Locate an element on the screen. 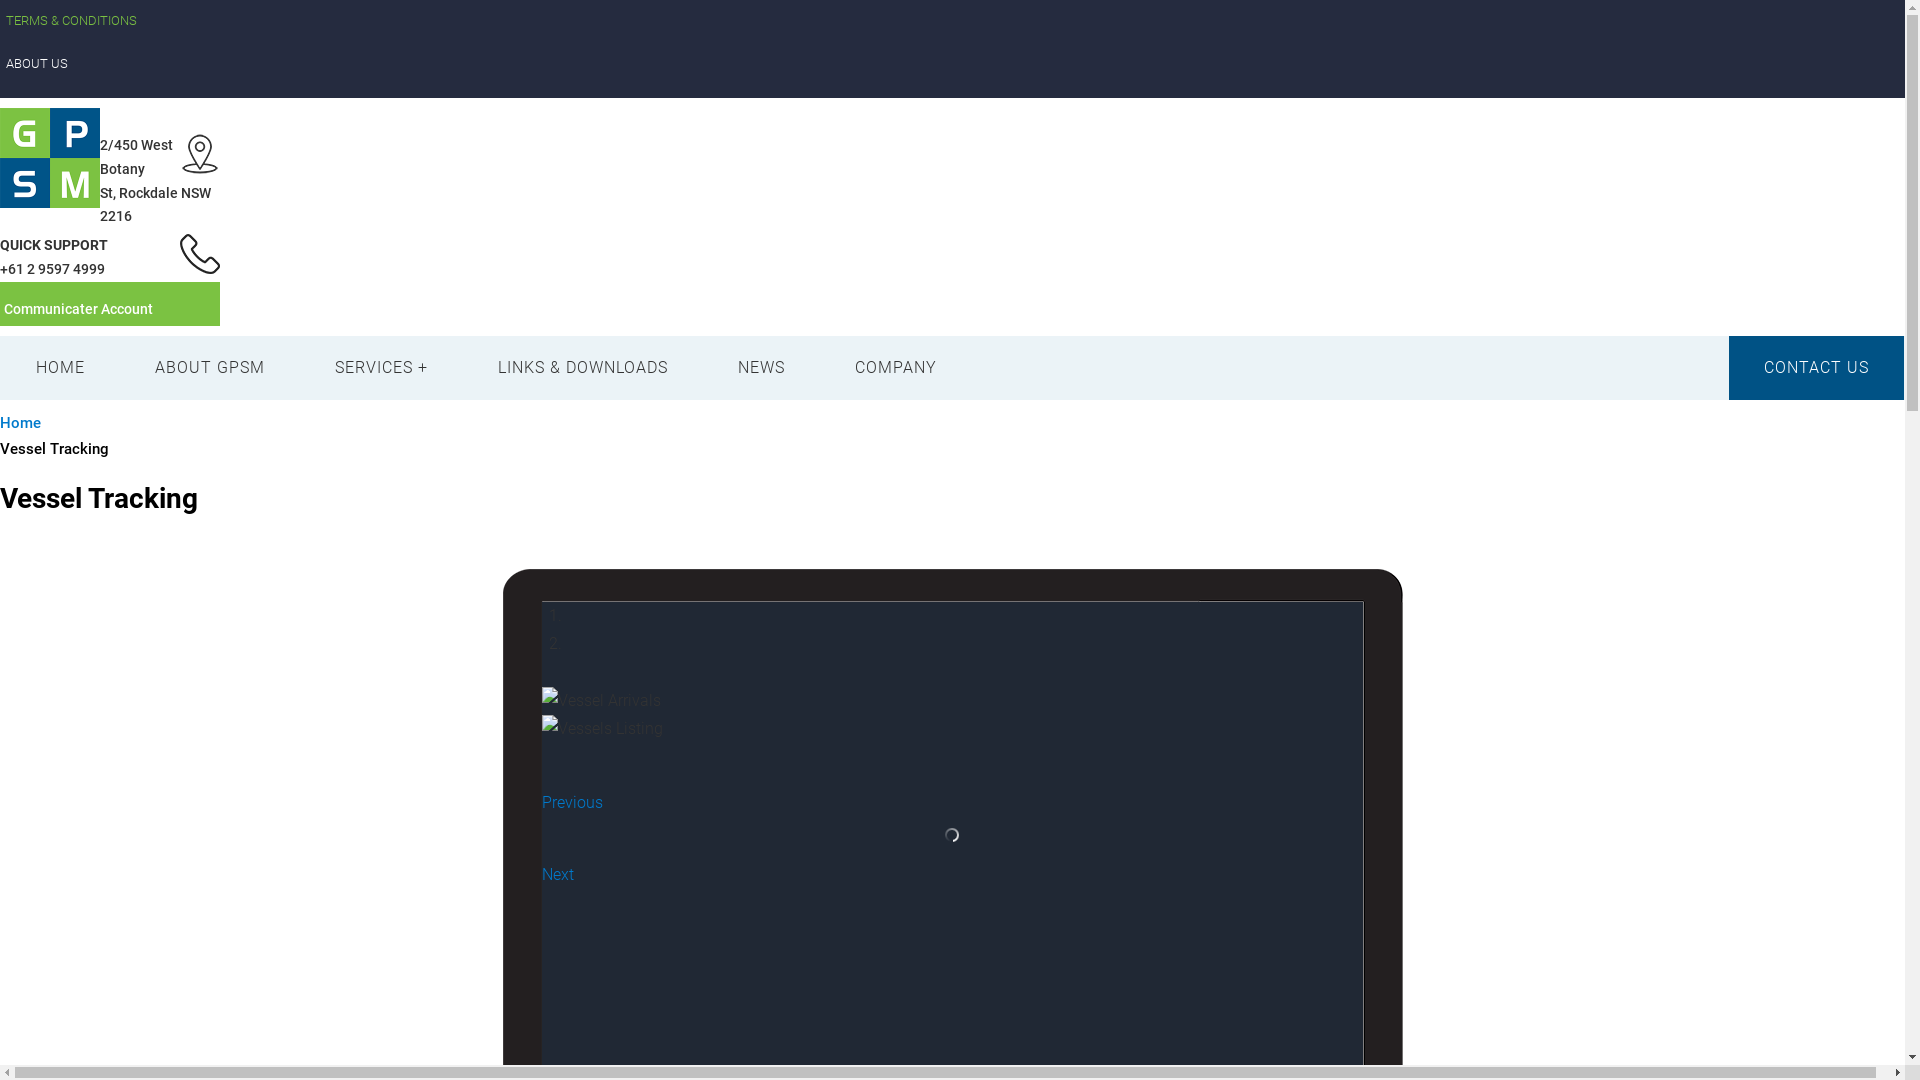 The height and width of the screenshot is (1080, 1920). 'CONTACT US' is located at coordinates (1816, 367).